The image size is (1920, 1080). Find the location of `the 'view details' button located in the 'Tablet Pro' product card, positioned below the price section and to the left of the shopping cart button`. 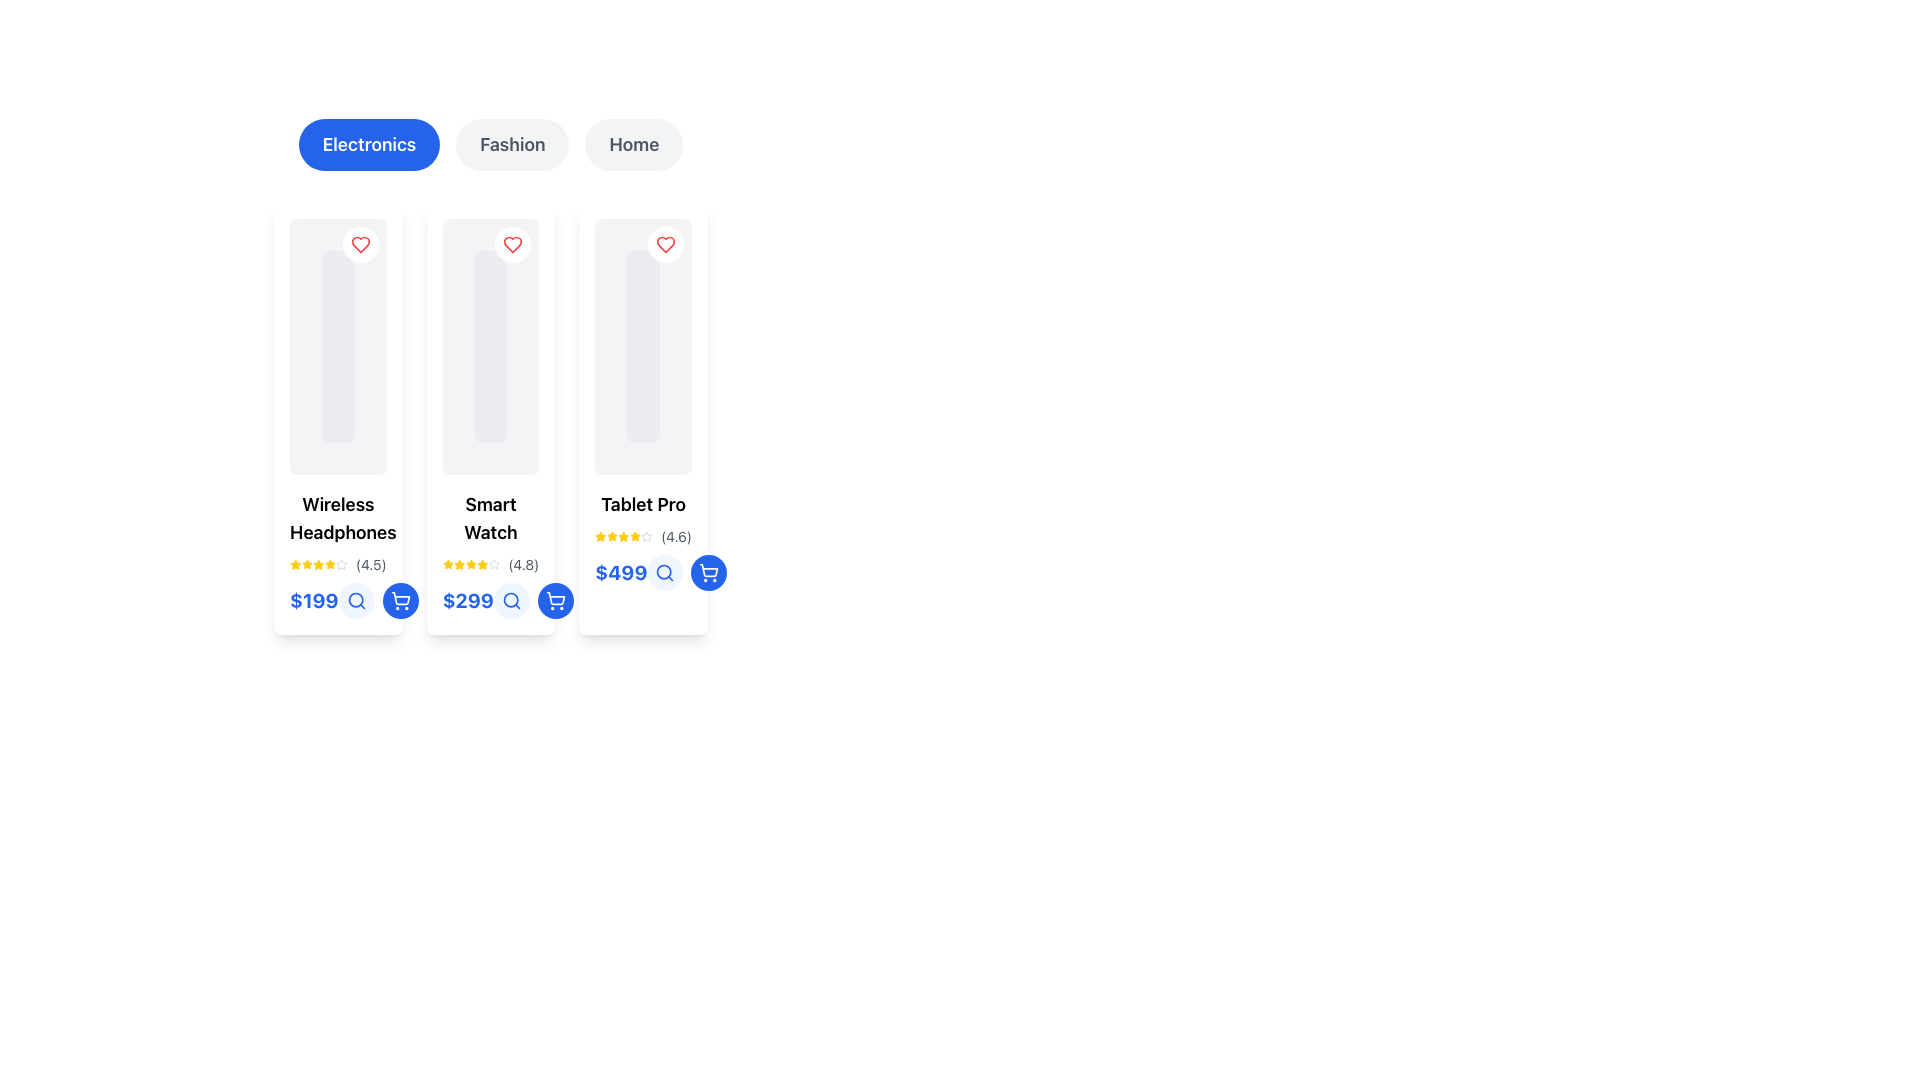

the 'view details' button located in the 'Tablet Pro' product card, positioned below the price section and to the left of the shopping cart button is located at coordinates (665, 573).